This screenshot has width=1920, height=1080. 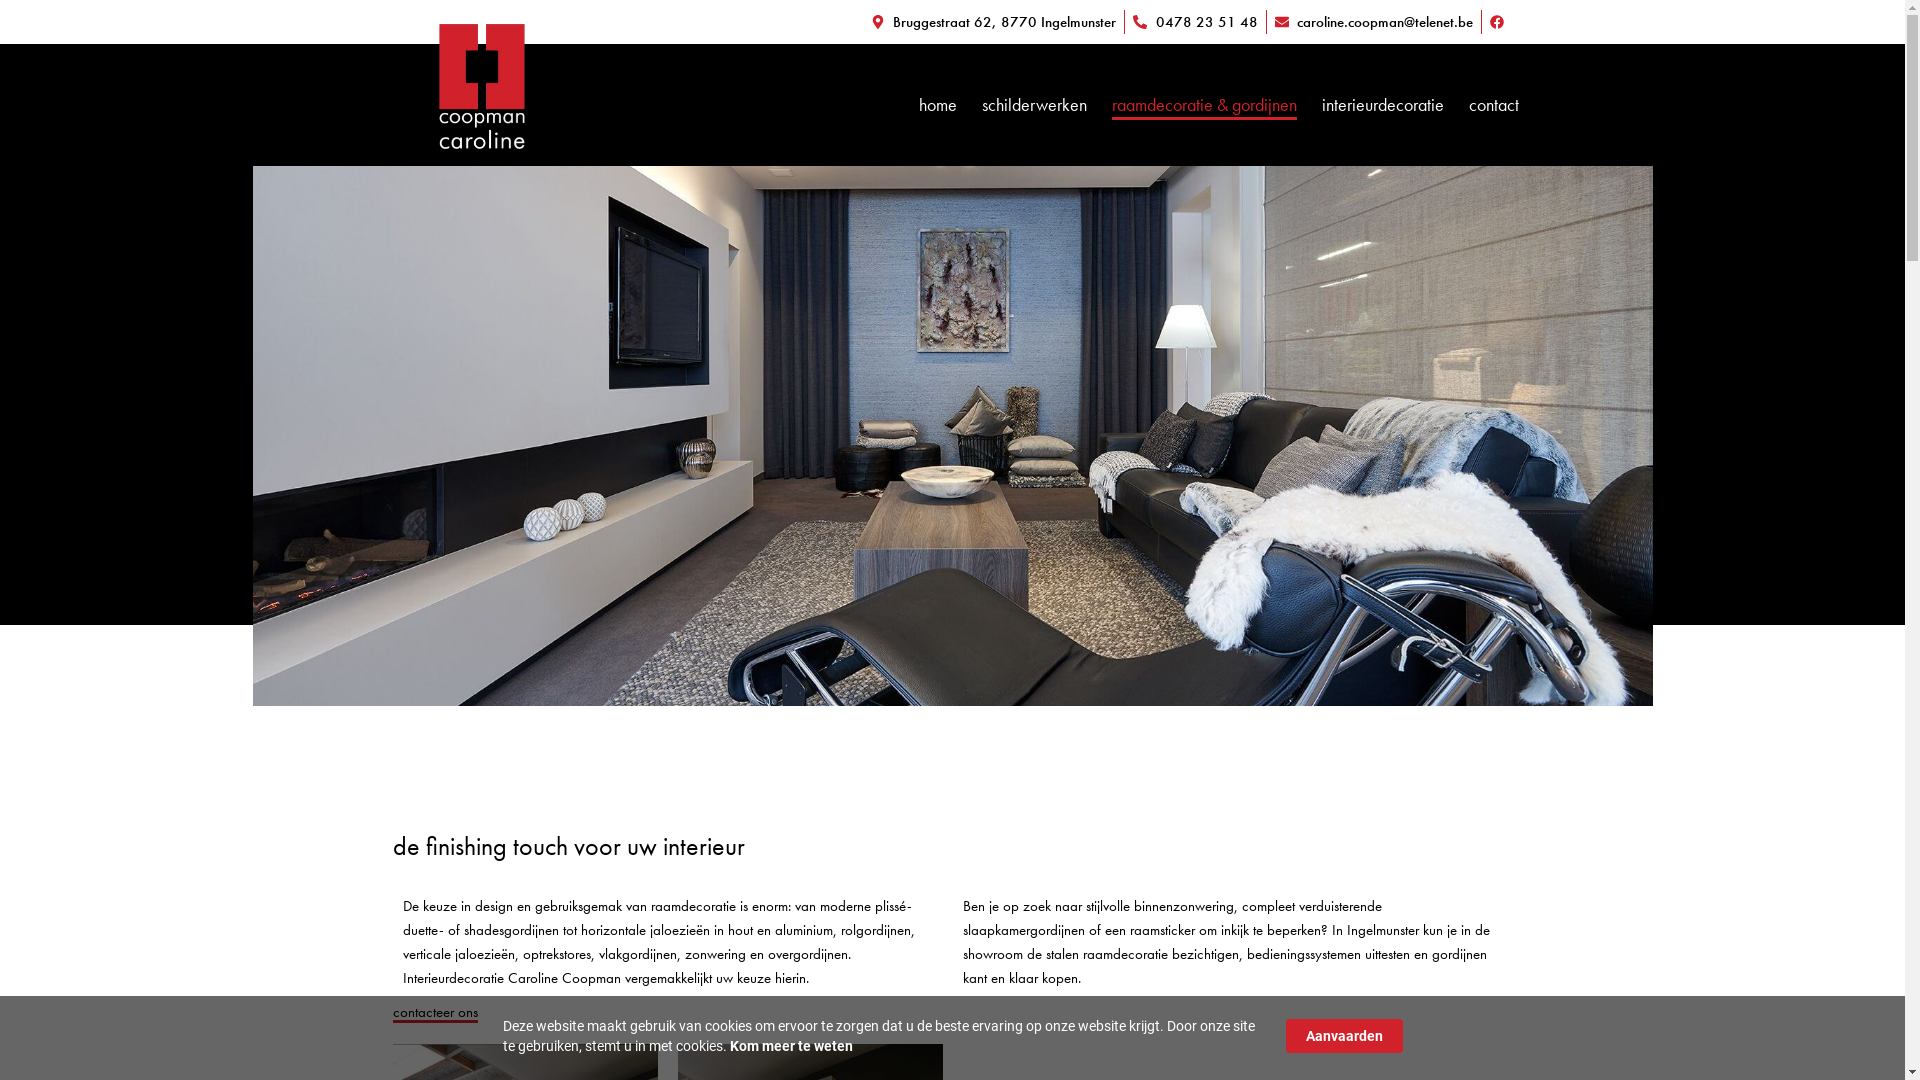 What do you see at coordinates (936, 104) in the screenshot?
I see `'home'` at bounding box center [936, 104].